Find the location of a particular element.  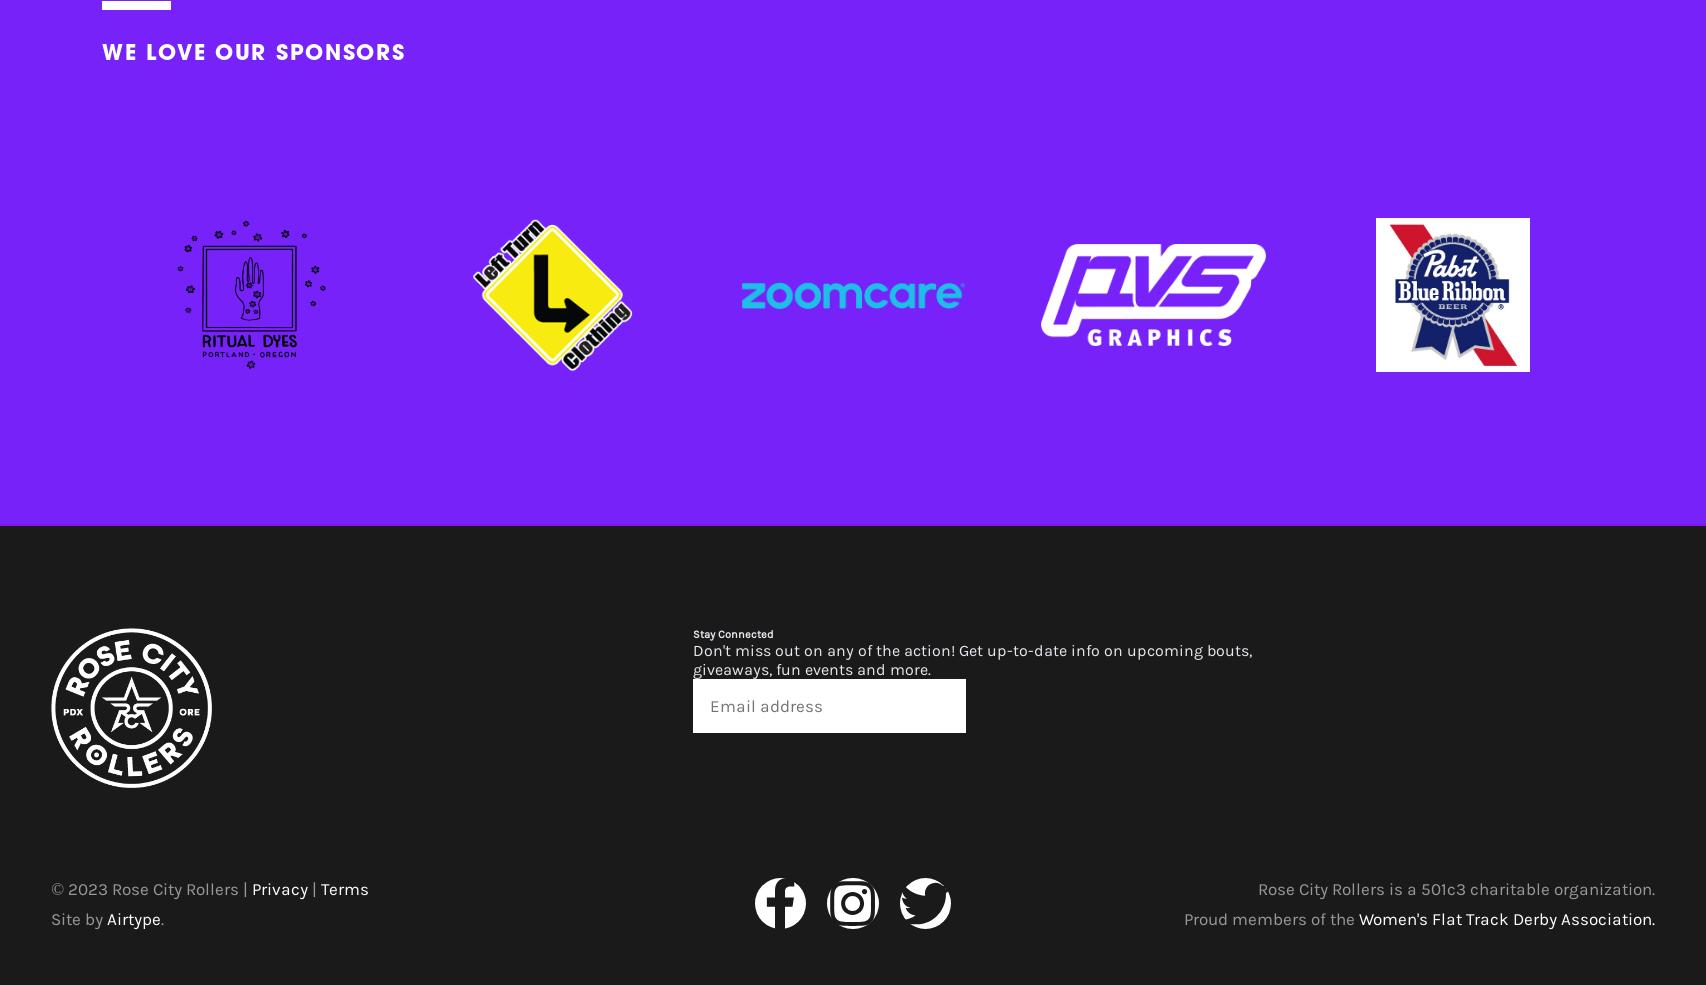

'Proud members of the' is located at coordinates (1270, 919).